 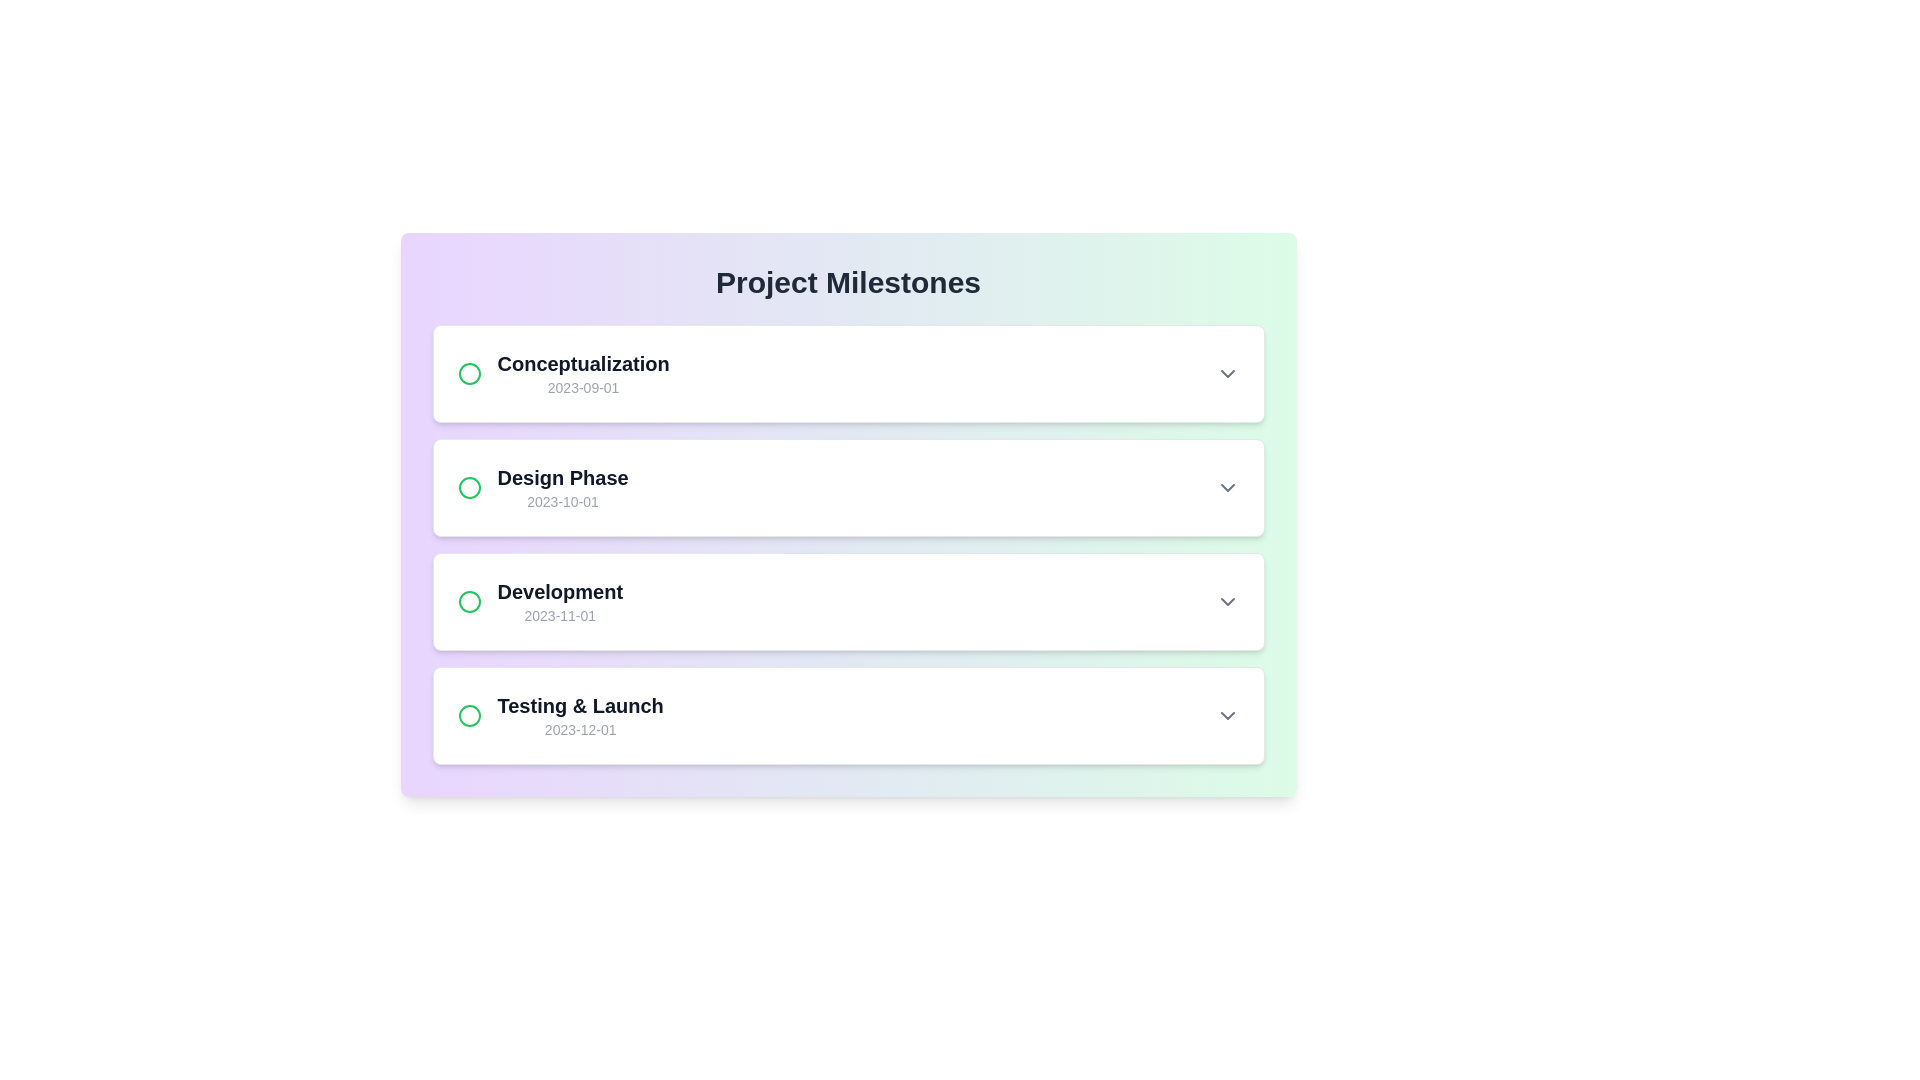 What do you see at coordinates (562, 488) in the screenshot?
I see `the milestone label located in the second row of the 'Project Milestones' list, which specifies the phase name and date for the project milestone below 'Conceptualization'` at bounding box center [562, 488].